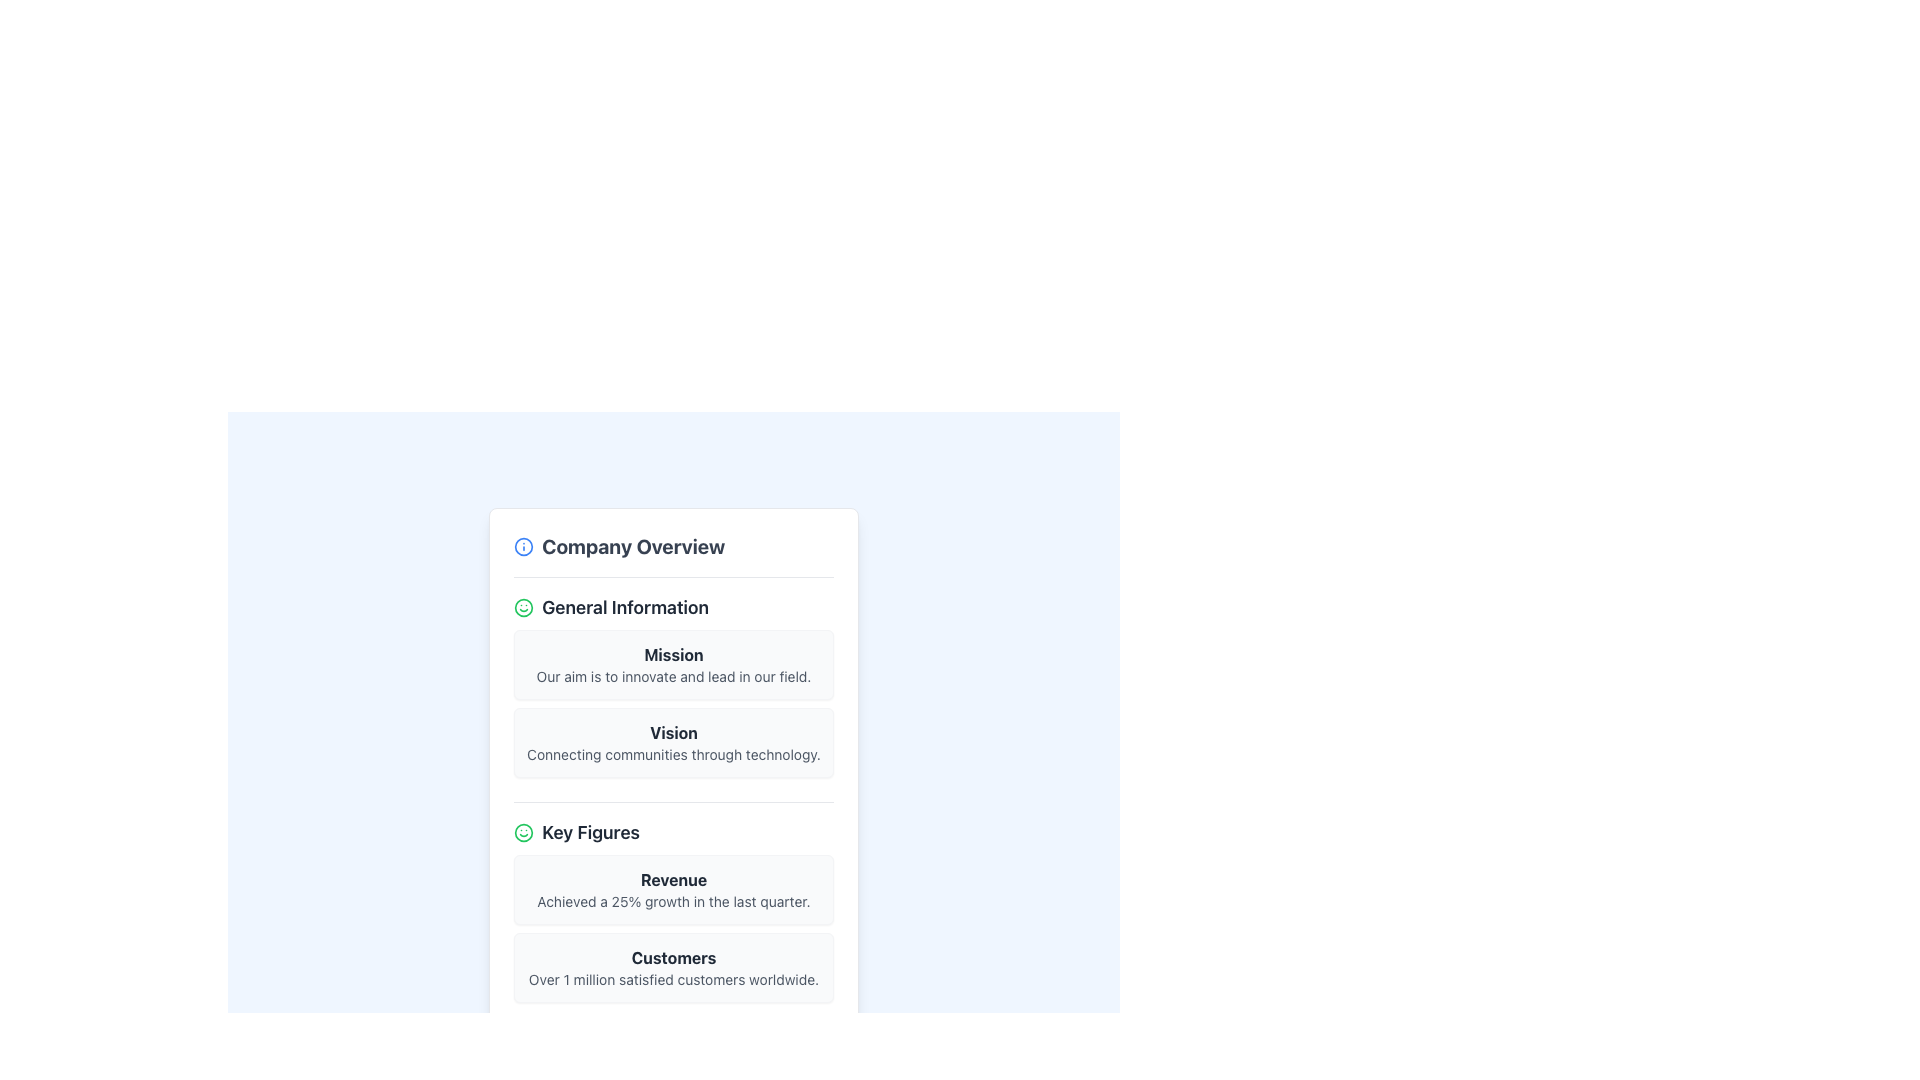  What do you see at coordinates (673, 664) in the screenshot?
I see `the Informational card element titled 'Mission', which contains a description about innovation and leadership, located in the 'General Information' section` at bounding box center [673, 664].